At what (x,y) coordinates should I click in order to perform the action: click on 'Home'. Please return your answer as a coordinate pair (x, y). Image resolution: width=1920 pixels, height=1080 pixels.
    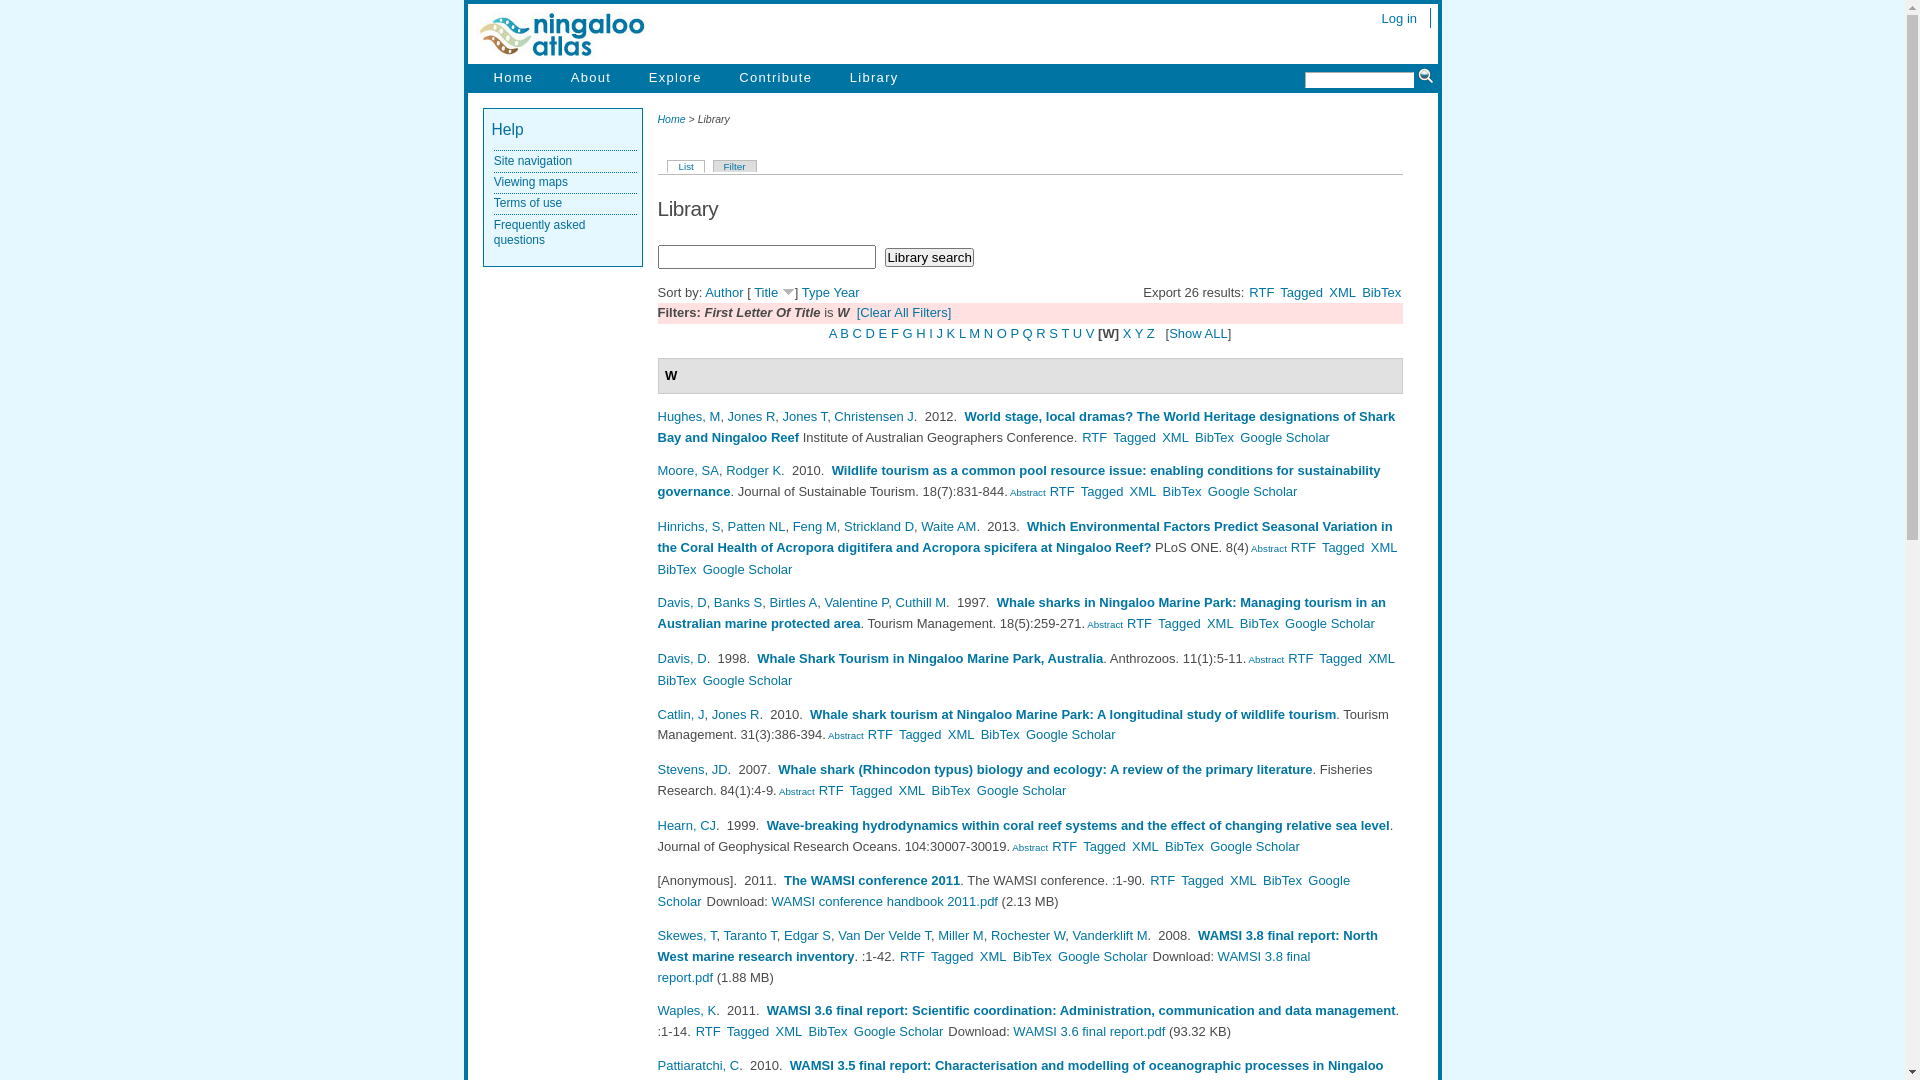
    Looking at the image, I should click on (513, 76).